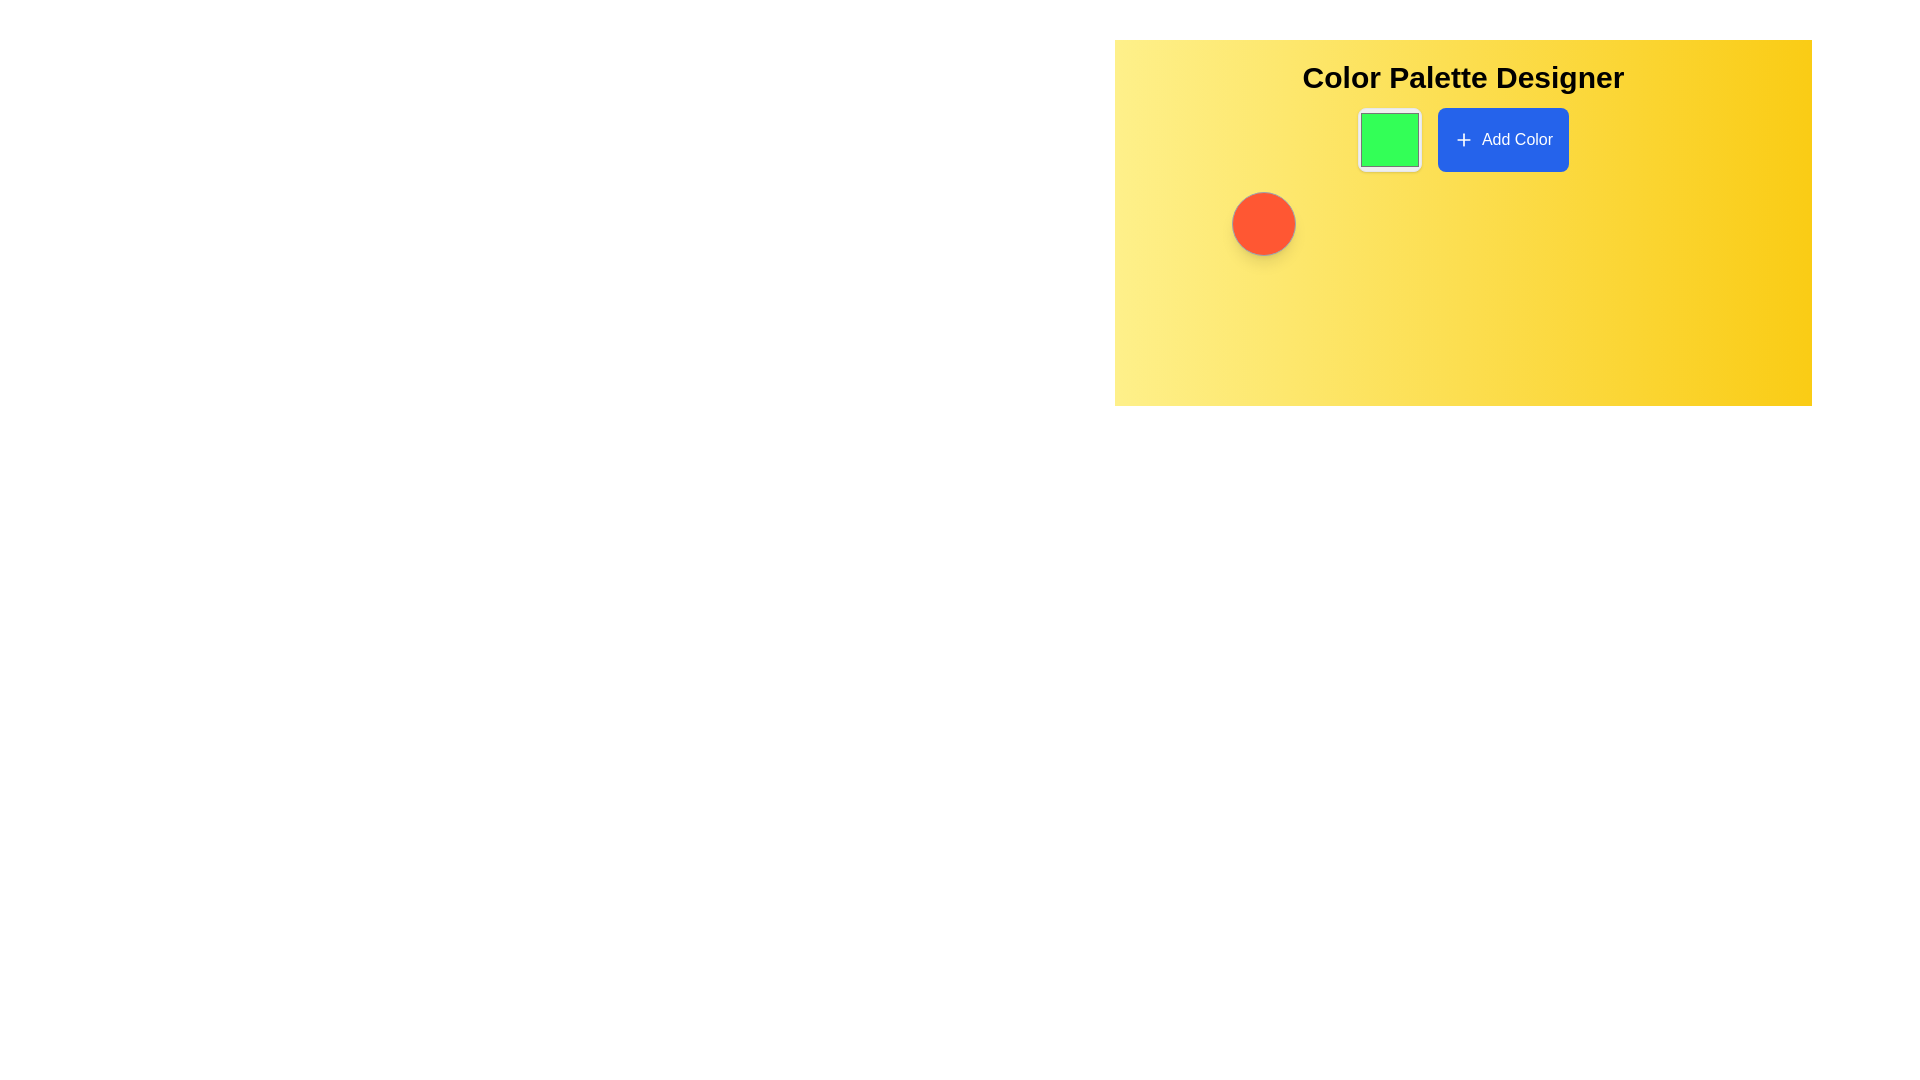 This screenshot has height=1080, width=1920. I want to click on the button that allows users, so click(1503, 138).